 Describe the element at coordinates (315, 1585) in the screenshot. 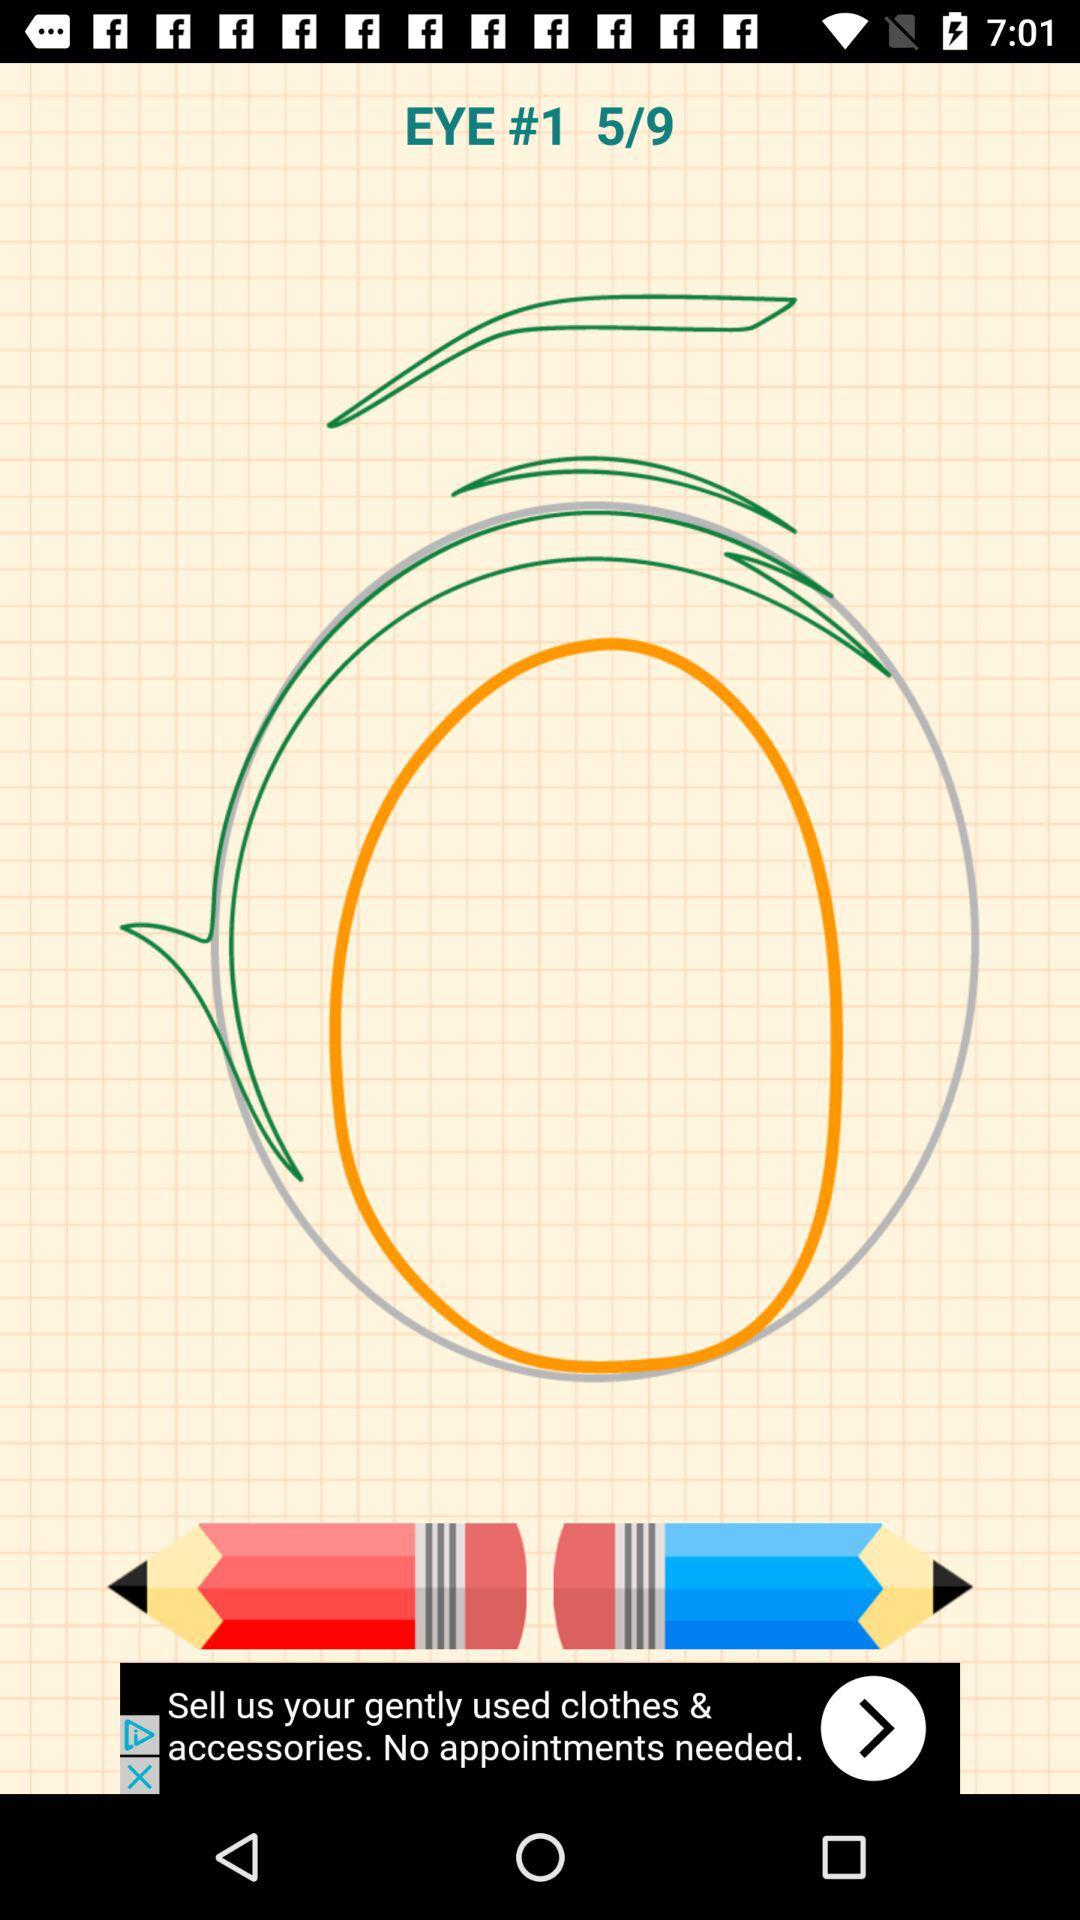

I see `draw with the pencil` at that location.